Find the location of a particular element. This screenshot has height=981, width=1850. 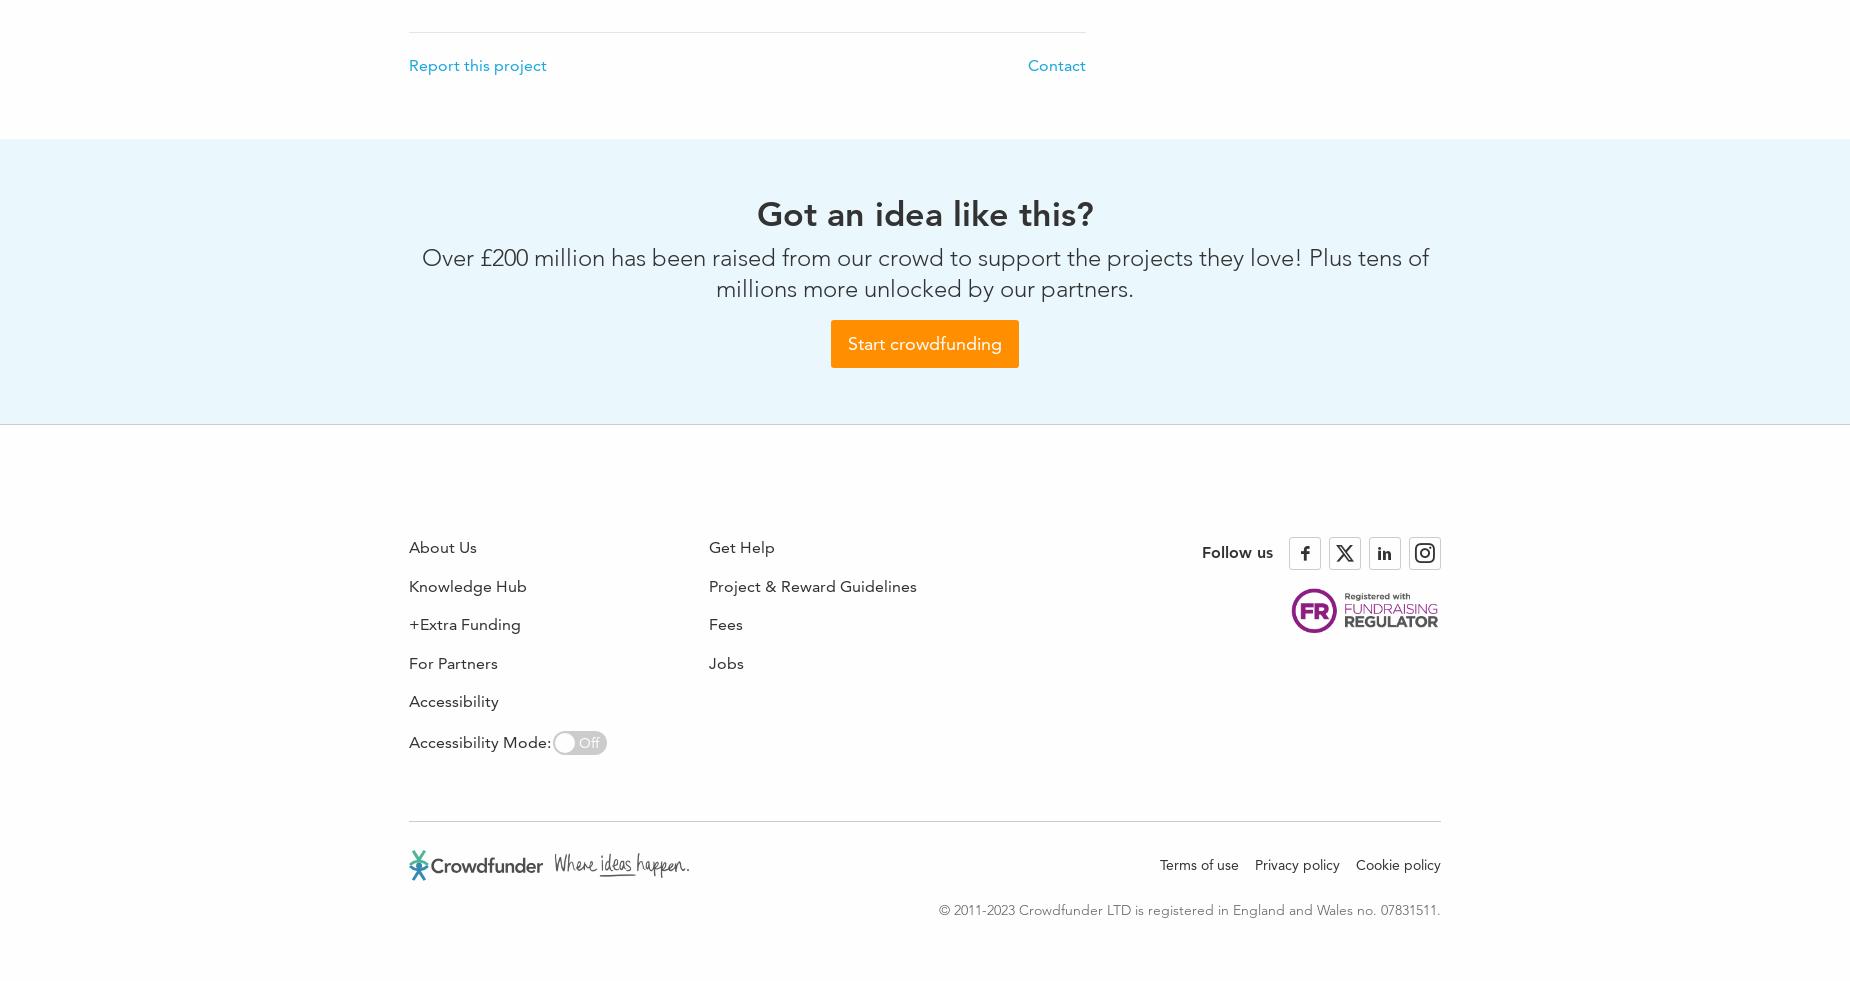

'Contact' is located at coordinates (1027, 63).